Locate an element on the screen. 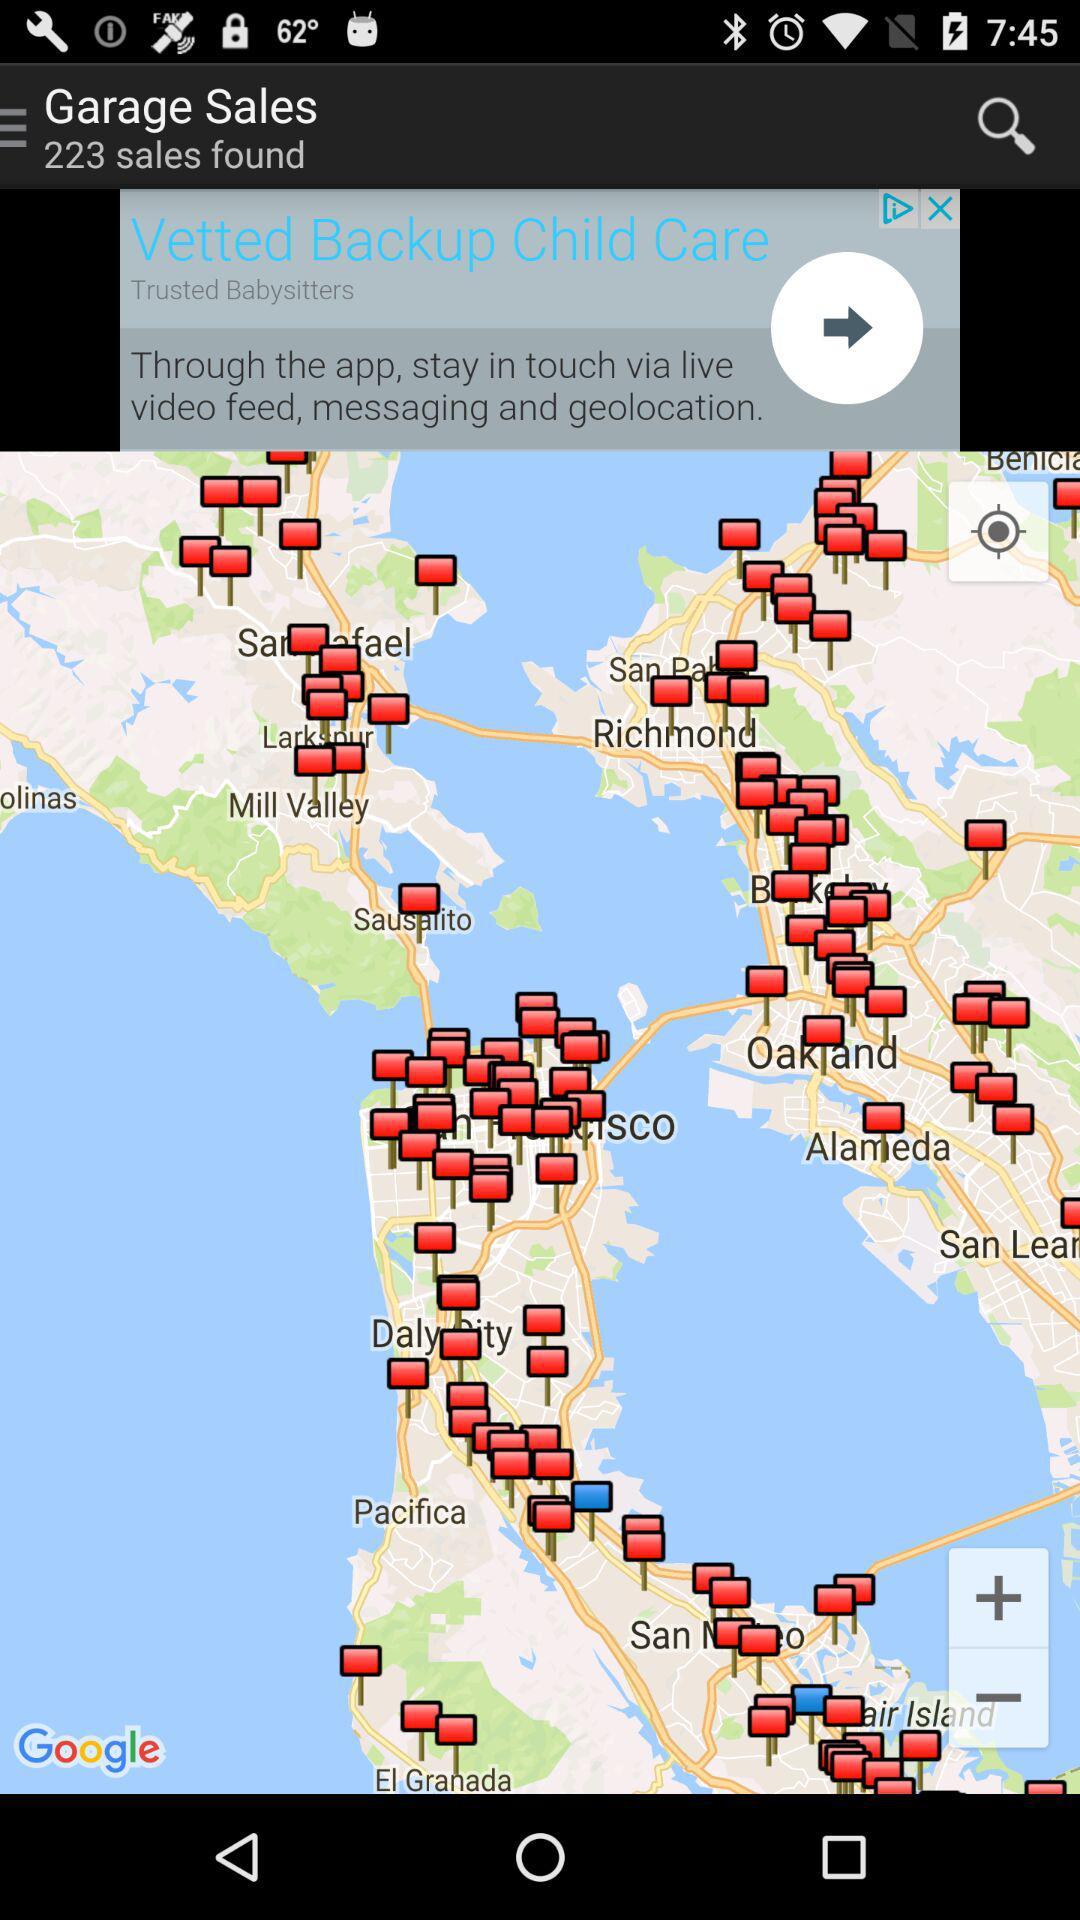 The height and width of the screenshot is (1920, 1080). the add icon is located at coordinates (998, 1707).